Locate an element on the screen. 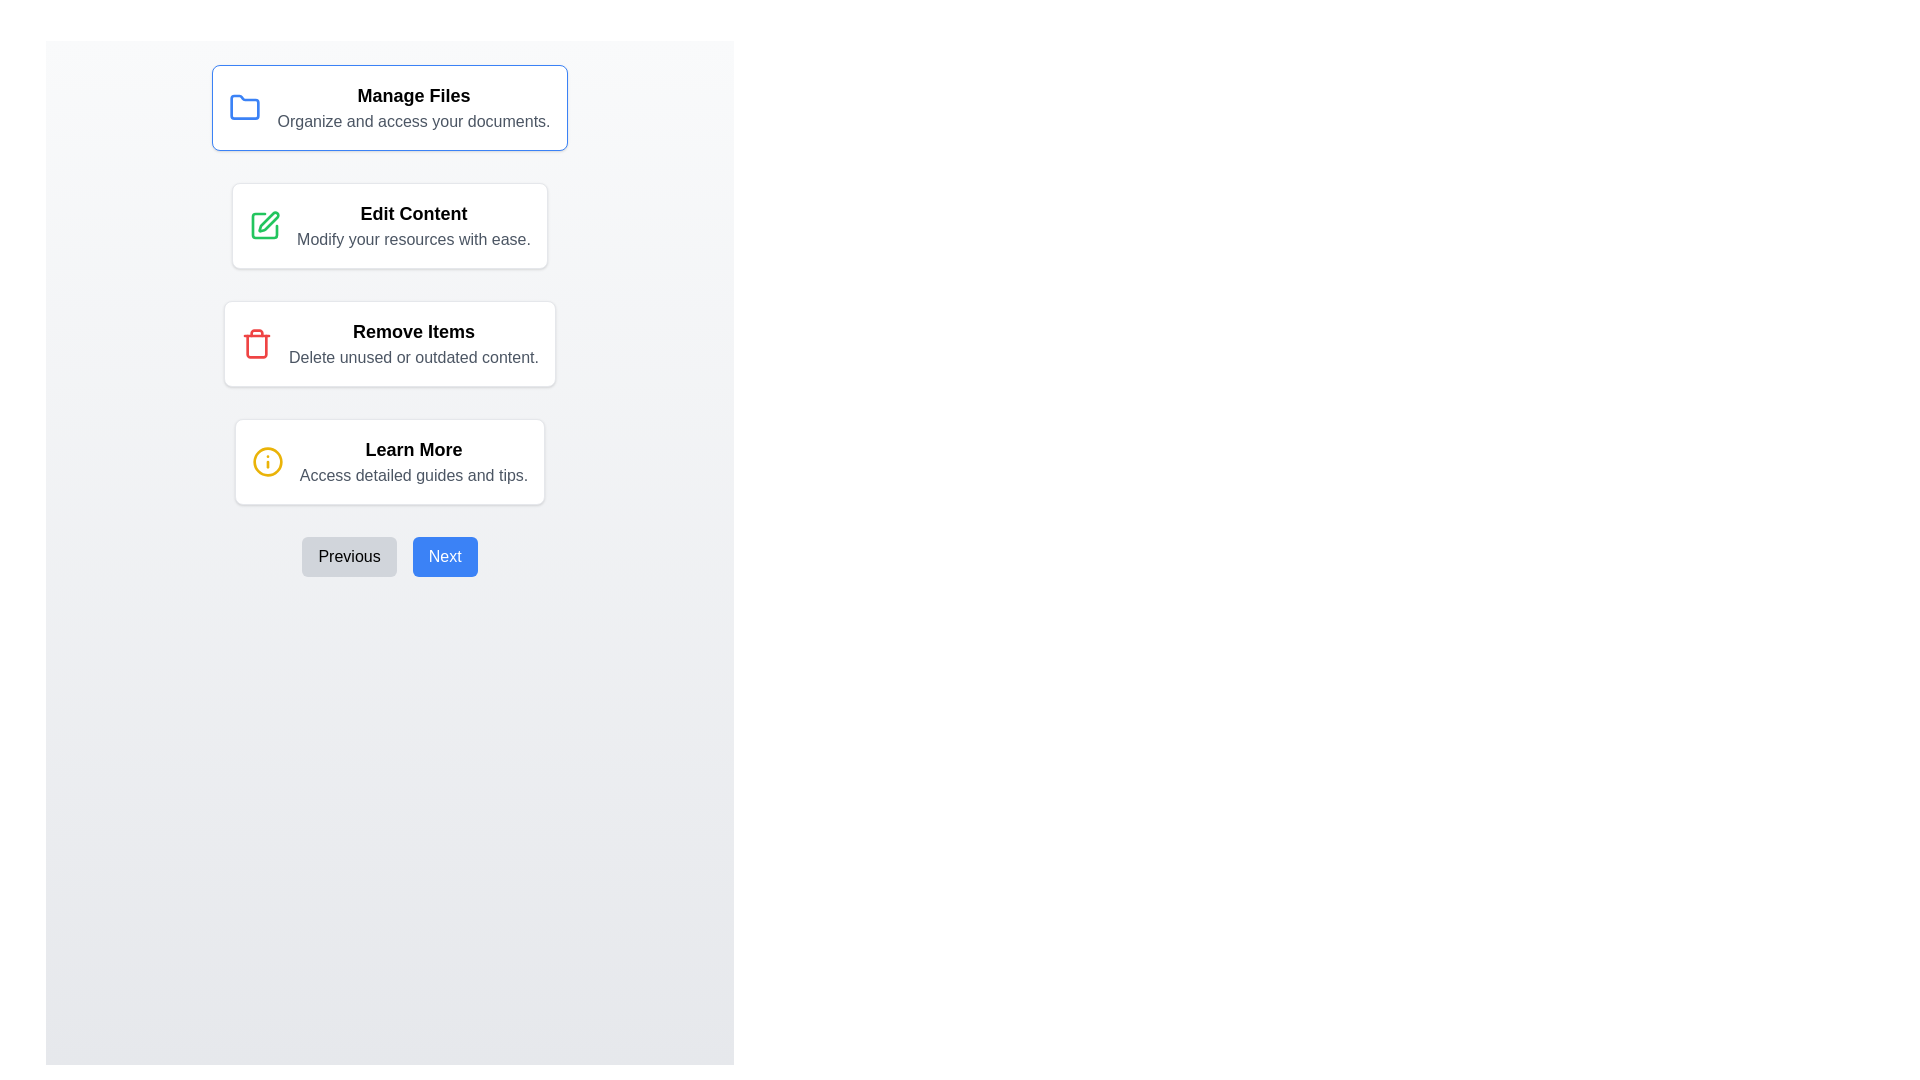  heading text label for removing items, which is positioned centrally in the interface and serves as a title for the section is located at coordinates (412, 330).